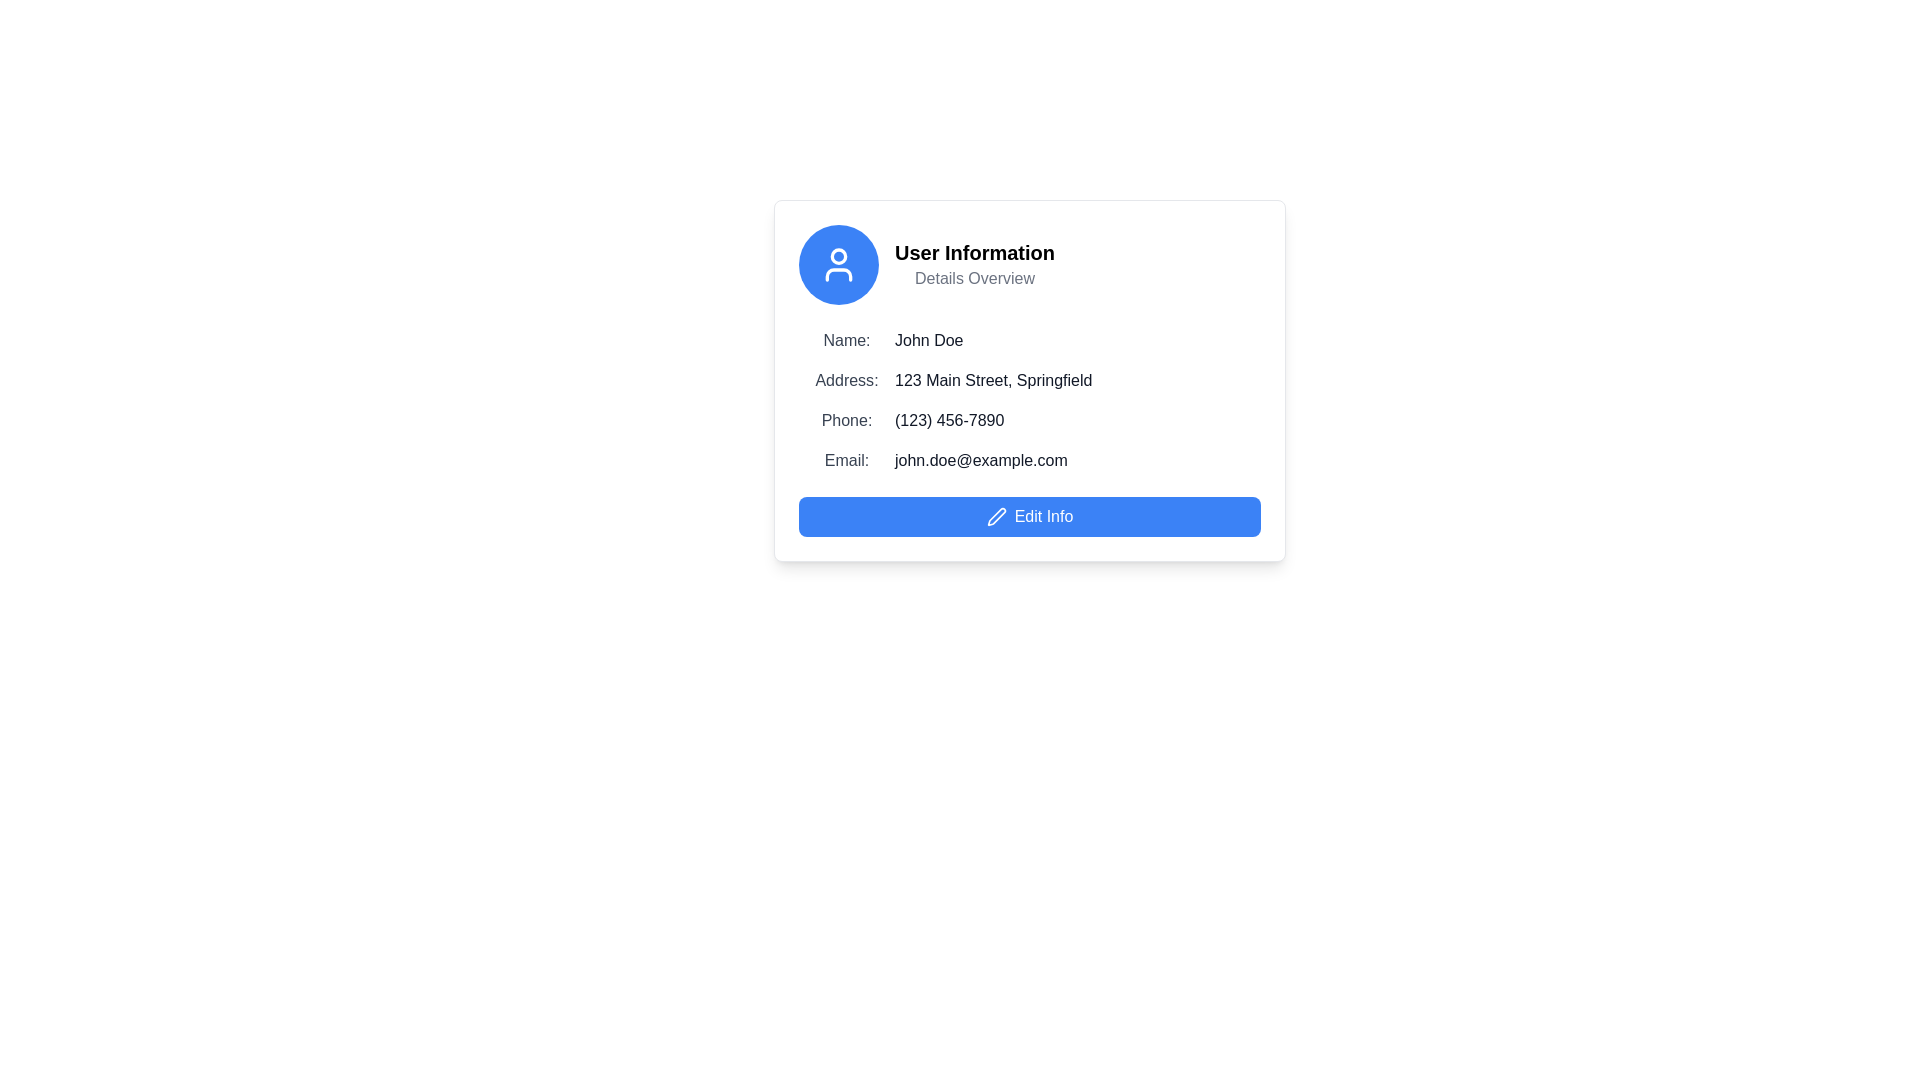 The height and width of the screenshot is (1080, 1920). What do you see at coordinates (974, 252) in the screenshot?
I see `the 'User Information' label, which is styled with bold font and larger size, located at the top-left corner of the content card above 'Details Overview'` at bounding box center [974, 252].